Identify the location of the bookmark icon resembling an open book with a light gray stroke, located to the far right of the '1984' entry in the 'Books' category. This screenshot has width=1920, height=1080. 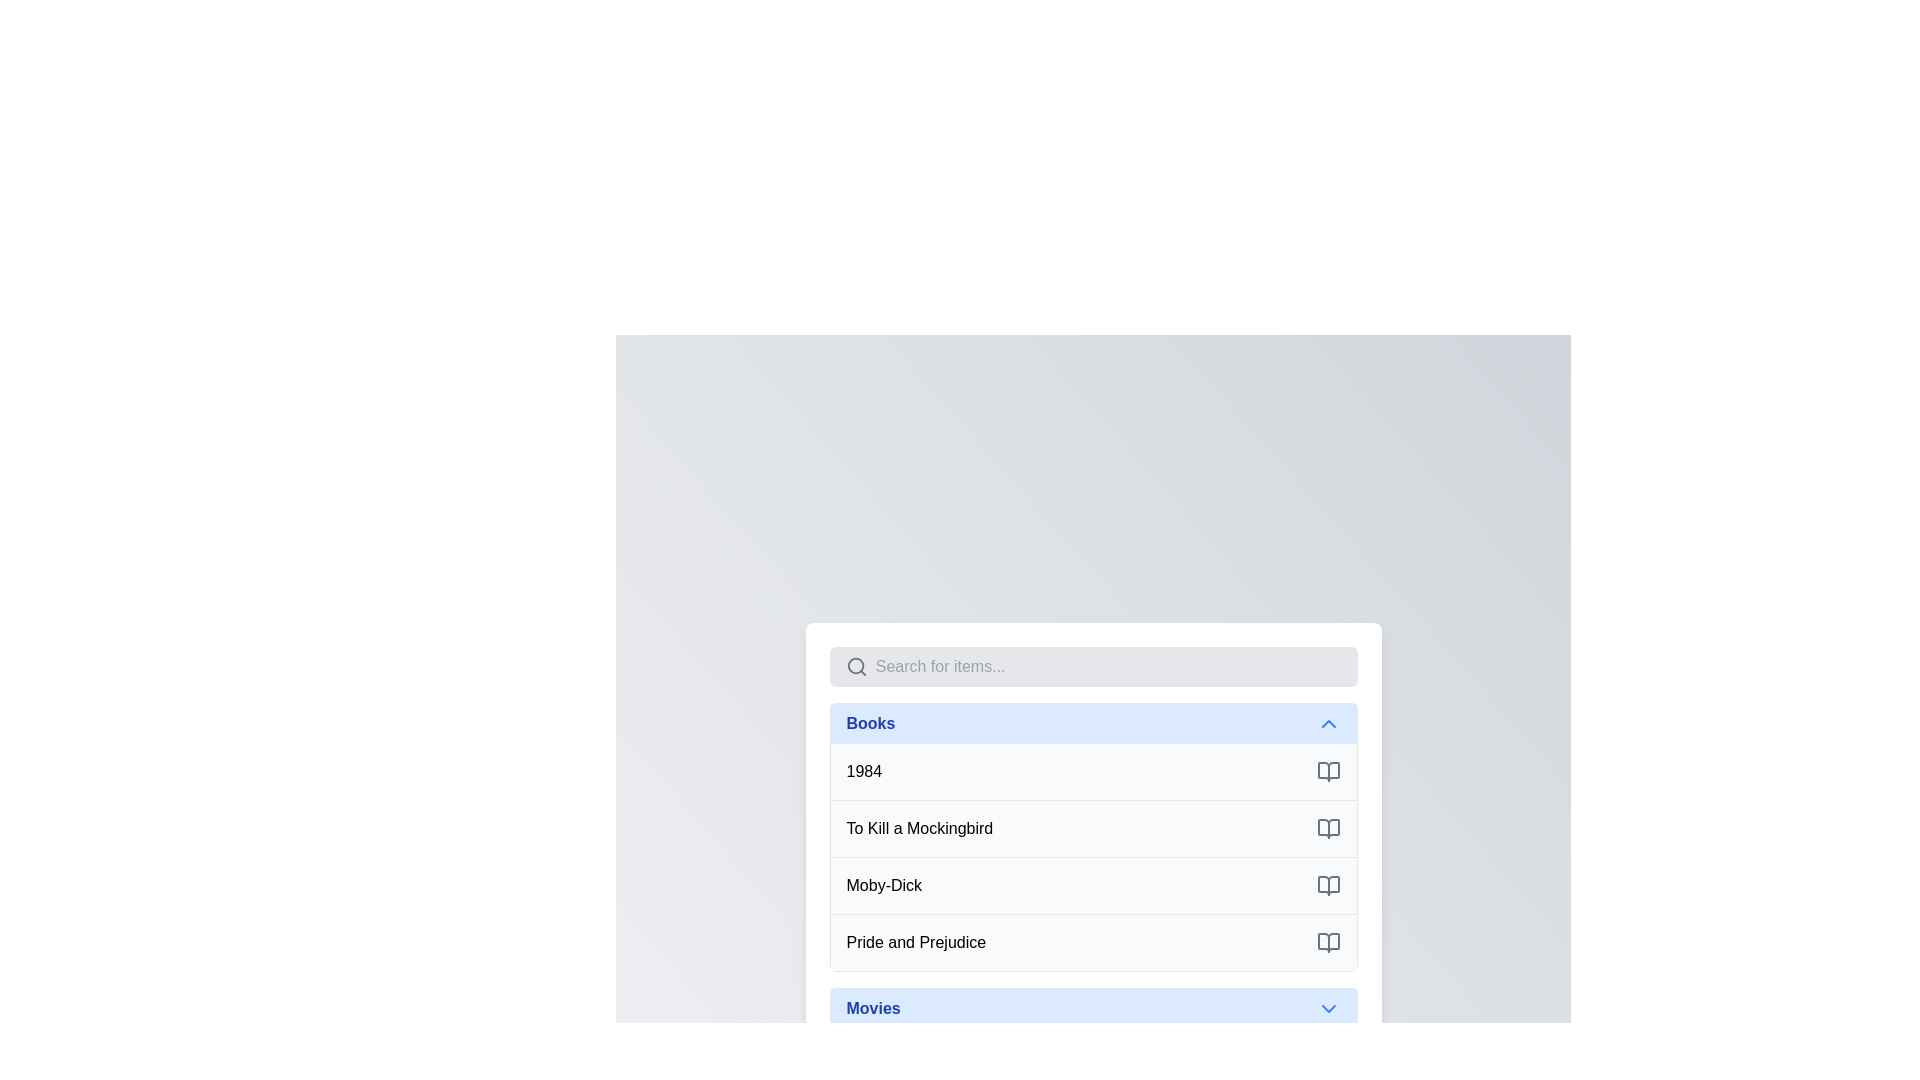
(1328, 770).